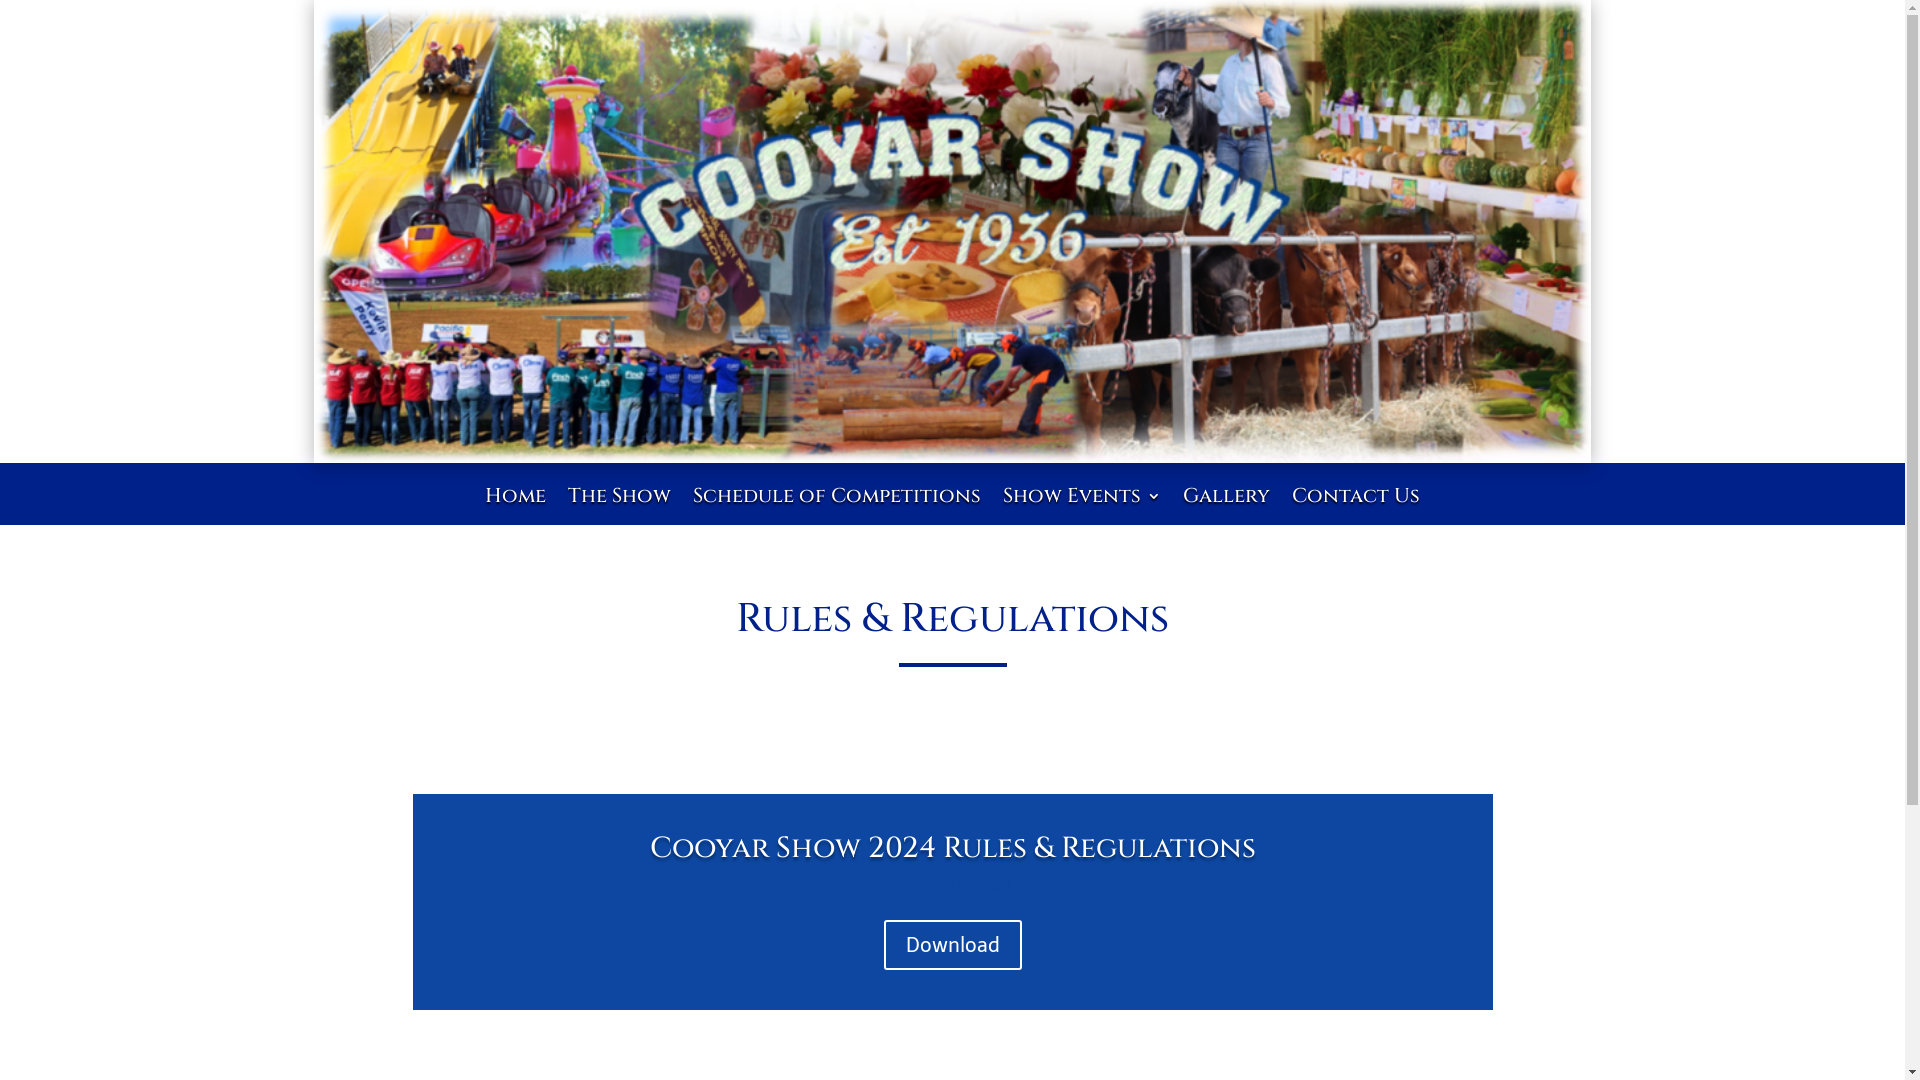 Image resolution: width=1920 pixels, height=1080 pixels. What do you see at coordinates (618, 509) in the screenshot?
I see `'The Show'` at bounding box center [618, 509].